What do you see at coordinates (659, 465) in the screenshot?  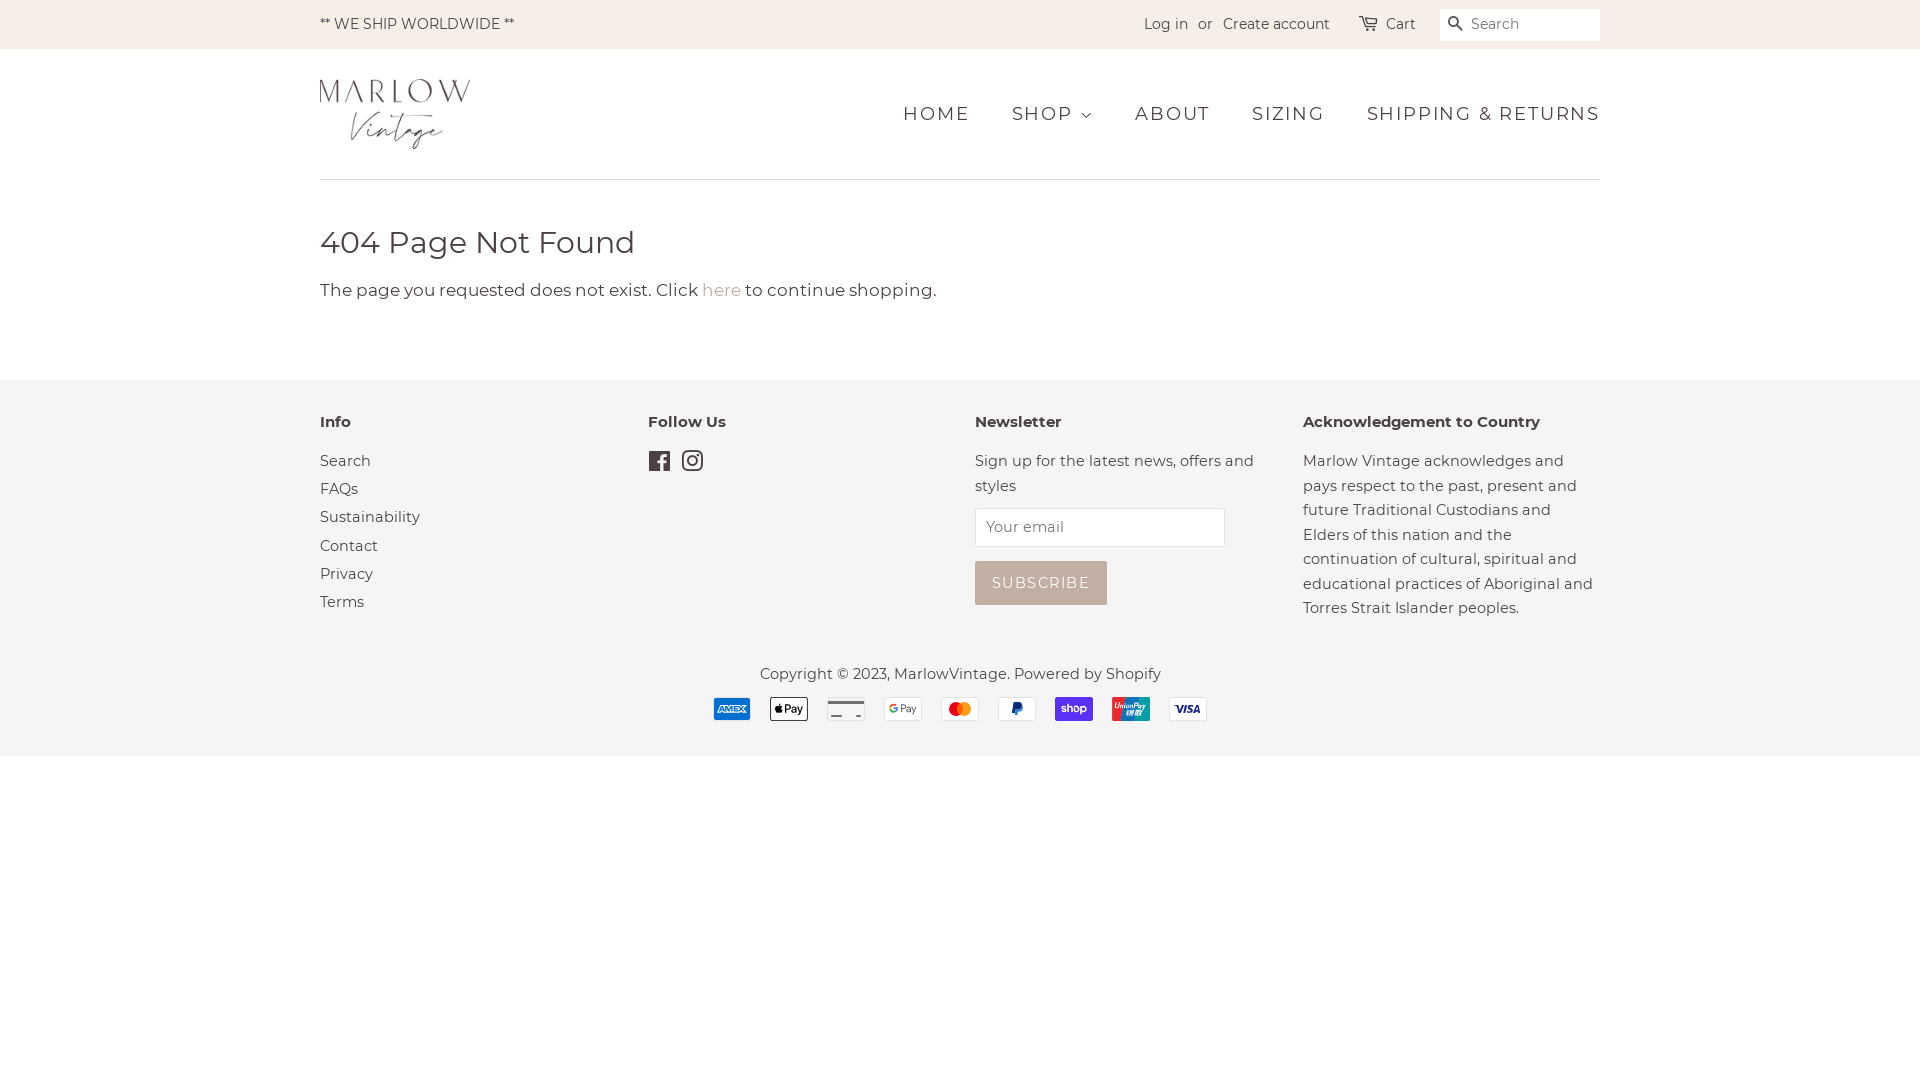 I see `'Facebook'` at bounding box center [659, 465].